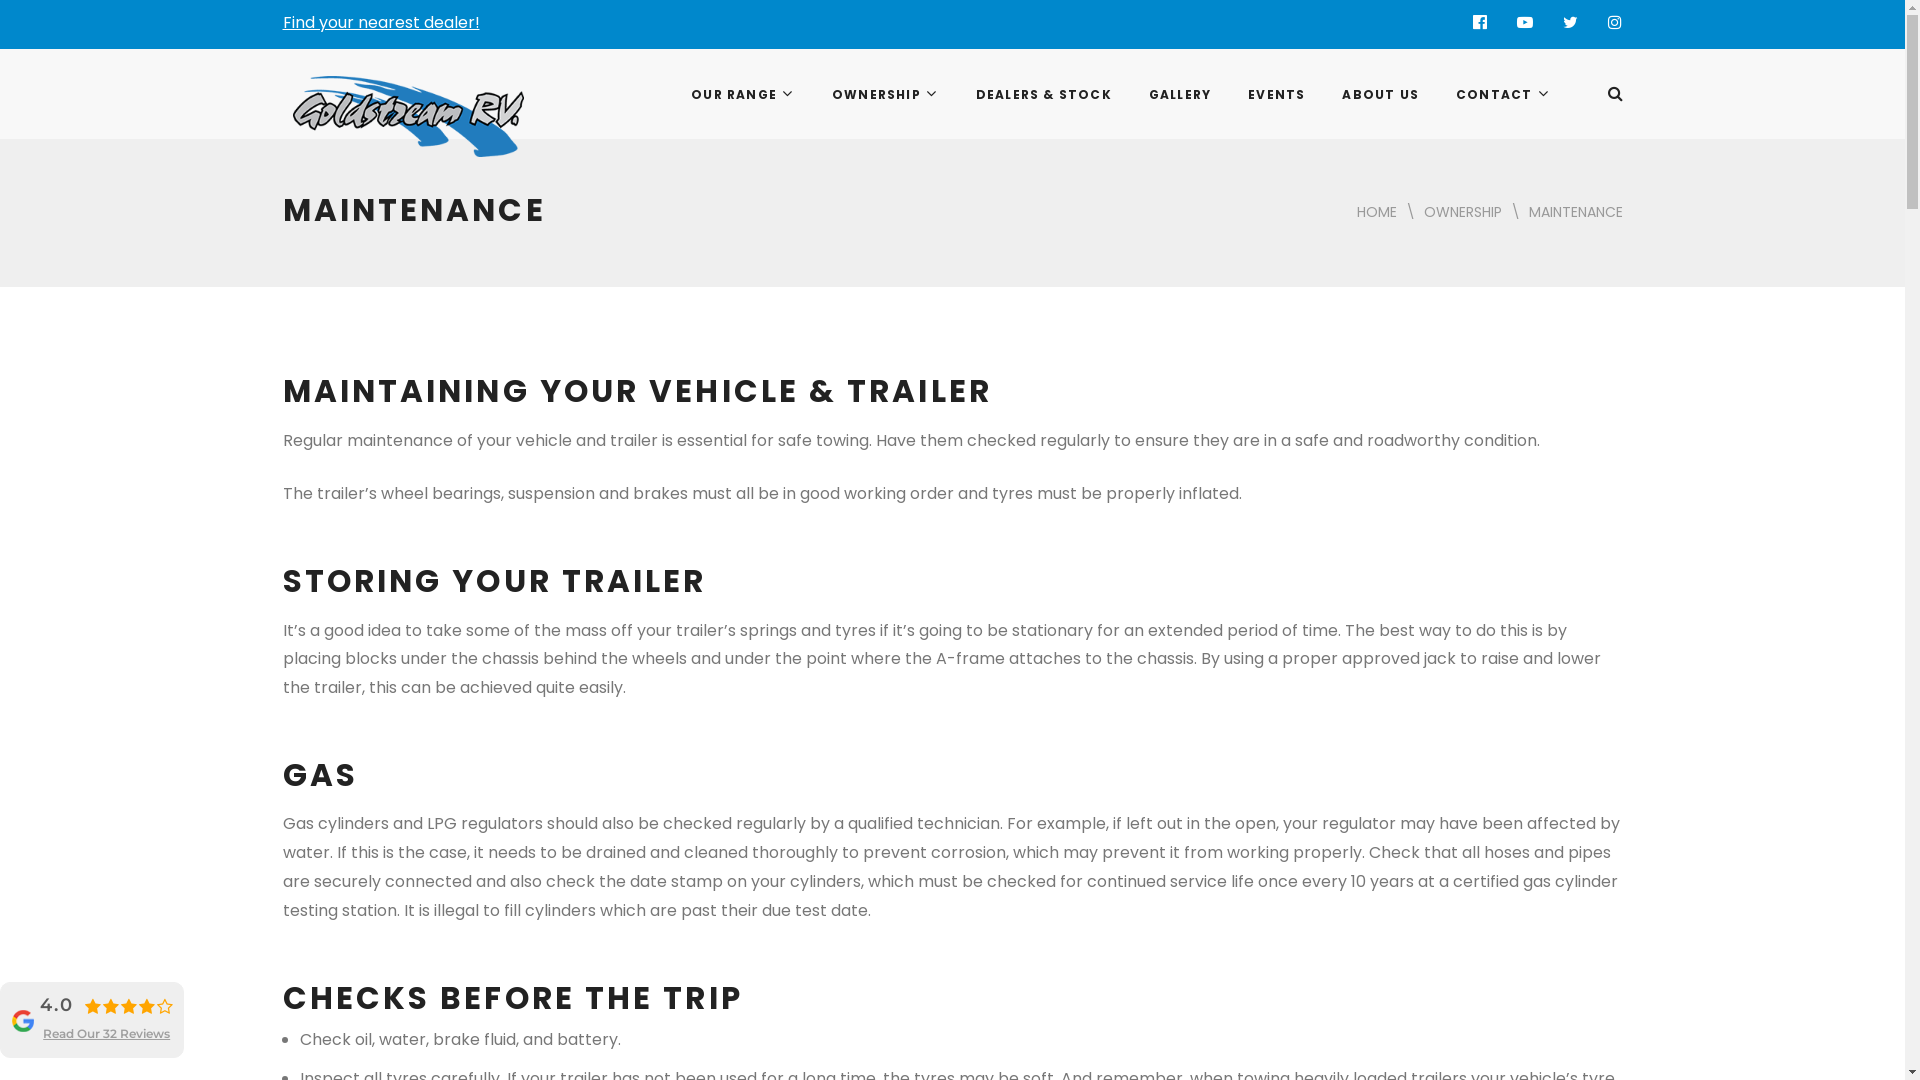 This screenshot has width=1920, height=1080. What do you see at coordinates (380, 22) in the screenshot?
I see `'Find your nearest dealer!'` at bounding box center [380, 22].